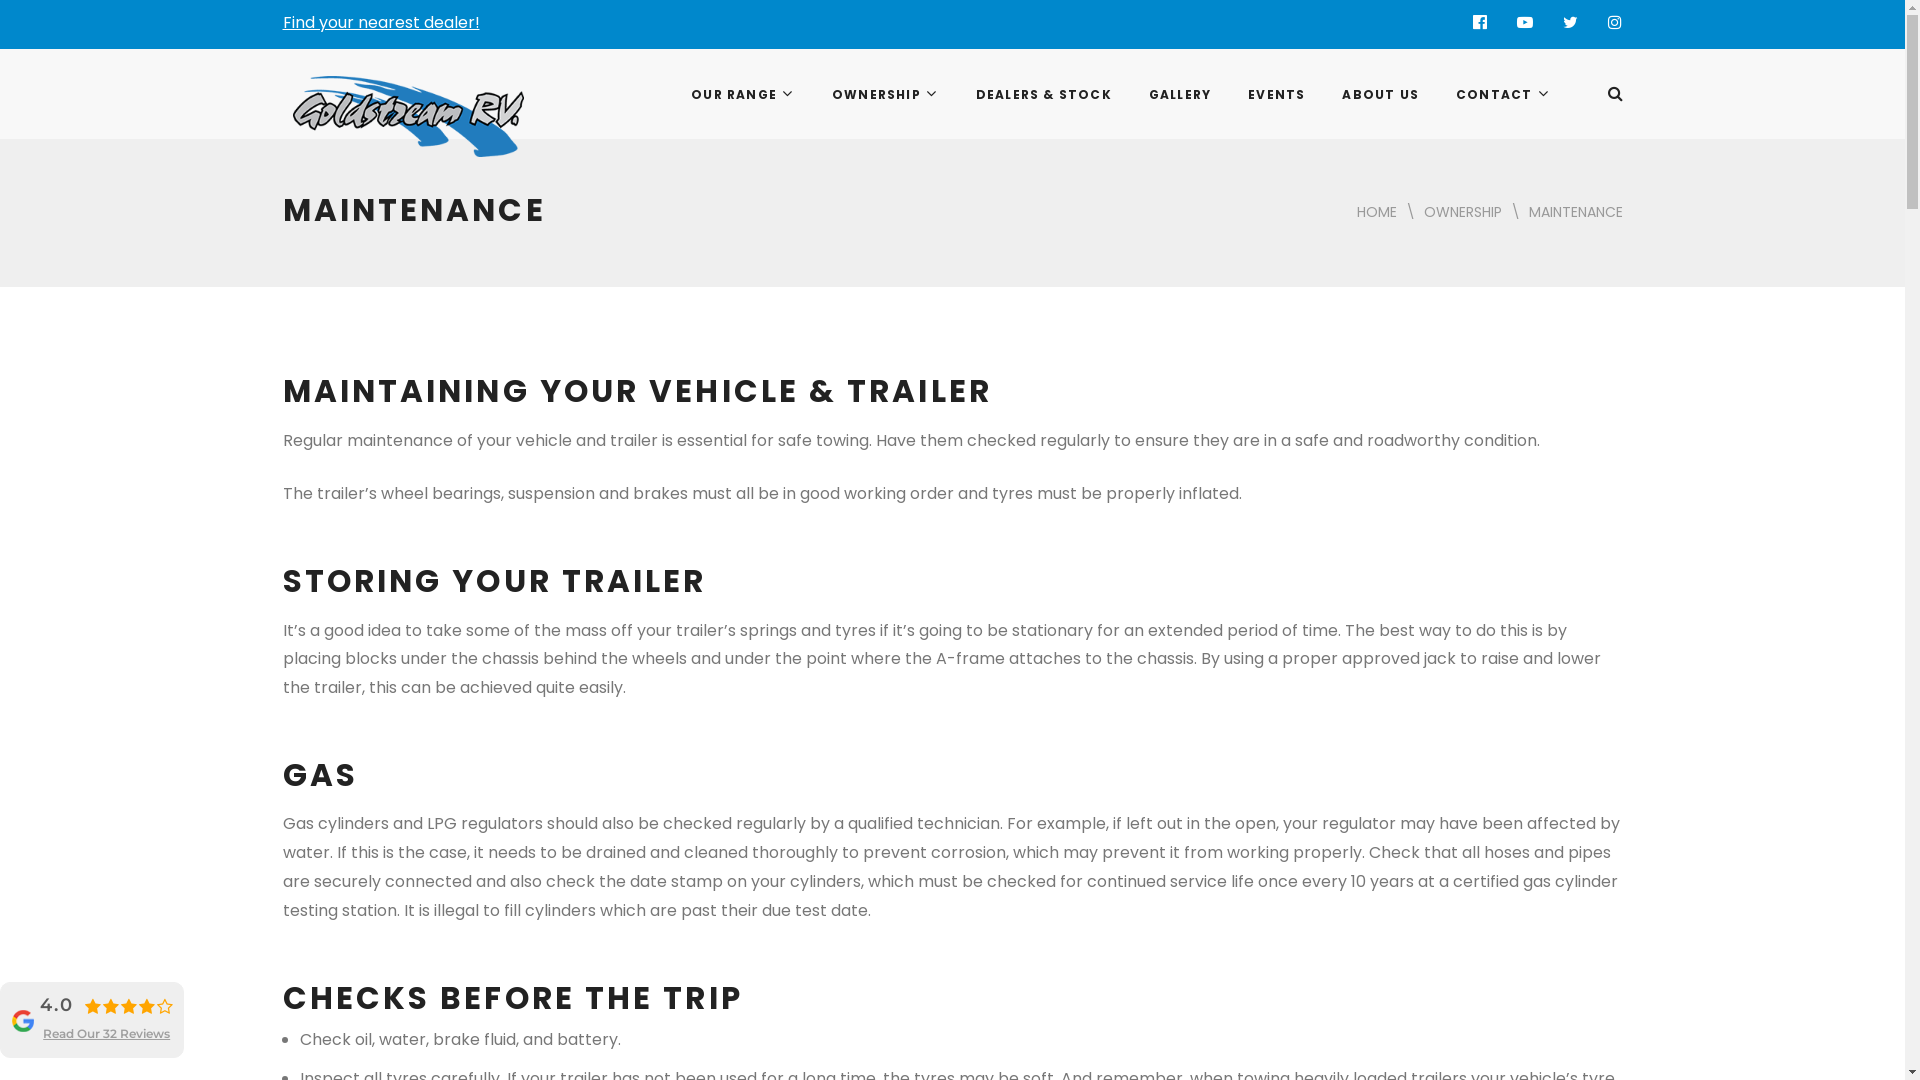 This screenshot has width=1920, height=1080. What do you see at coordinates (380, 22) in the screenshot?
I see `'Find your nearest dealer!'` at bounding box center [380, 22].